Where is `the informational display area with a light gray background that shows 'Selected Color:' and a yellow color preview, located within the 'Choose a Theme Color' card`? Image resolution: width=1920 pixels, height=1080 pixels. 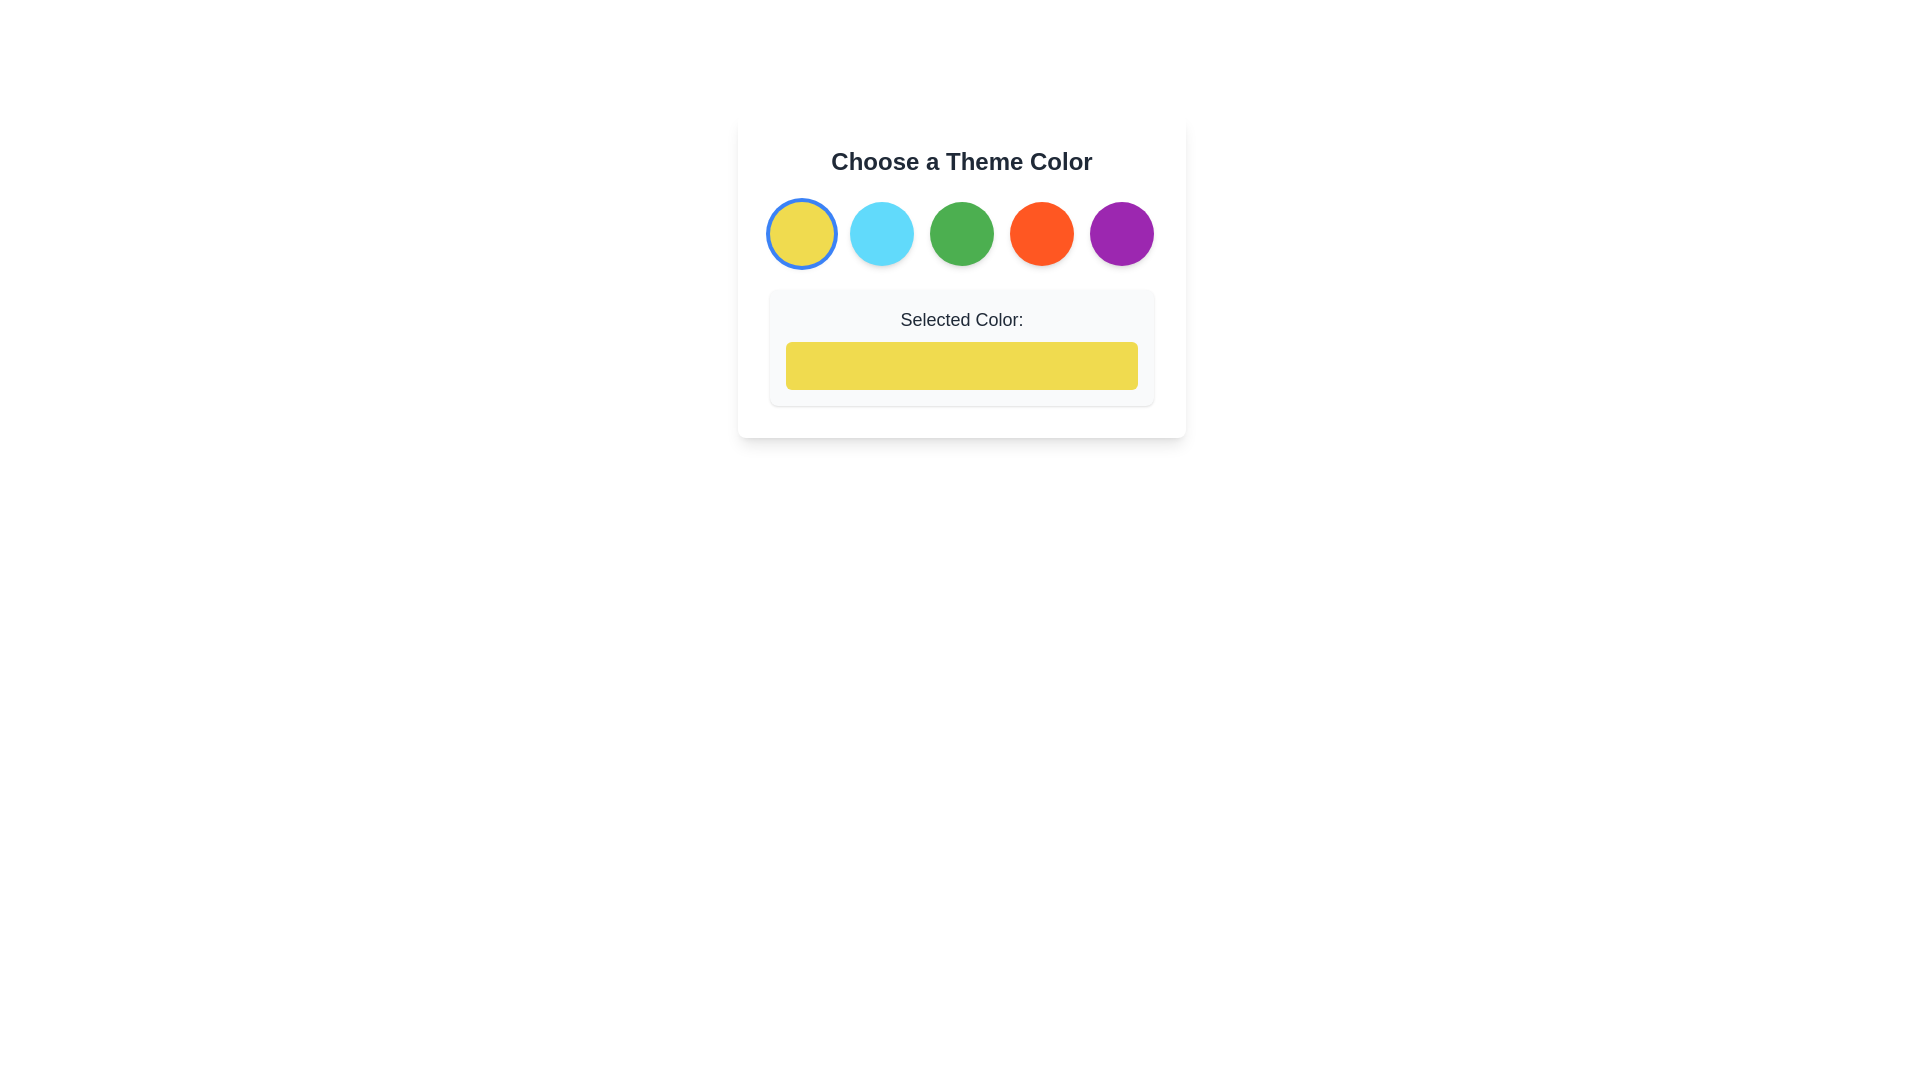
the informational display area with a light gray background that shows 'Selected Color:' and a yellow color preview, located within the 'Choose a Theme Color' card is located at coordinates (961, 346).